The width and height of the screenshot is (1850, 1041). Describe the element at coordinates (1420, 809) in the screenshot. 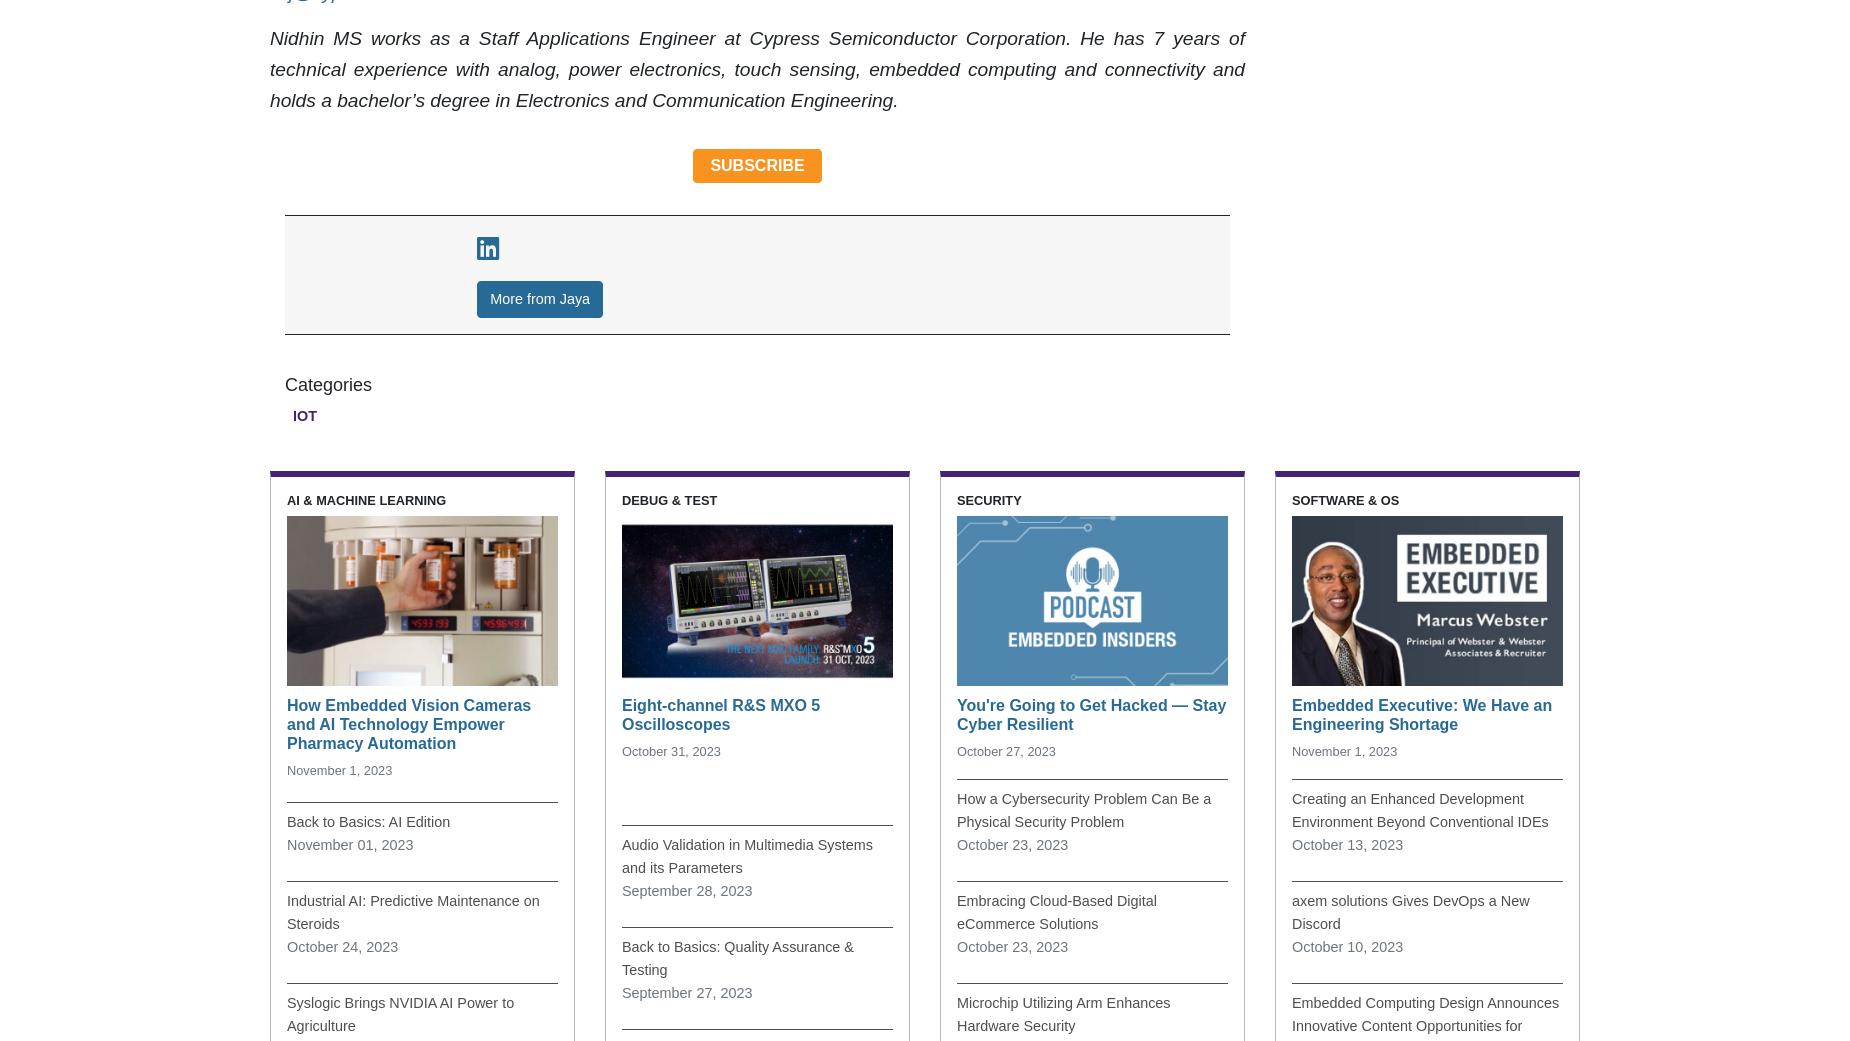

I see `'Creating an Enhanced Development Environment Beyond Conventional IDEs'` at that location.